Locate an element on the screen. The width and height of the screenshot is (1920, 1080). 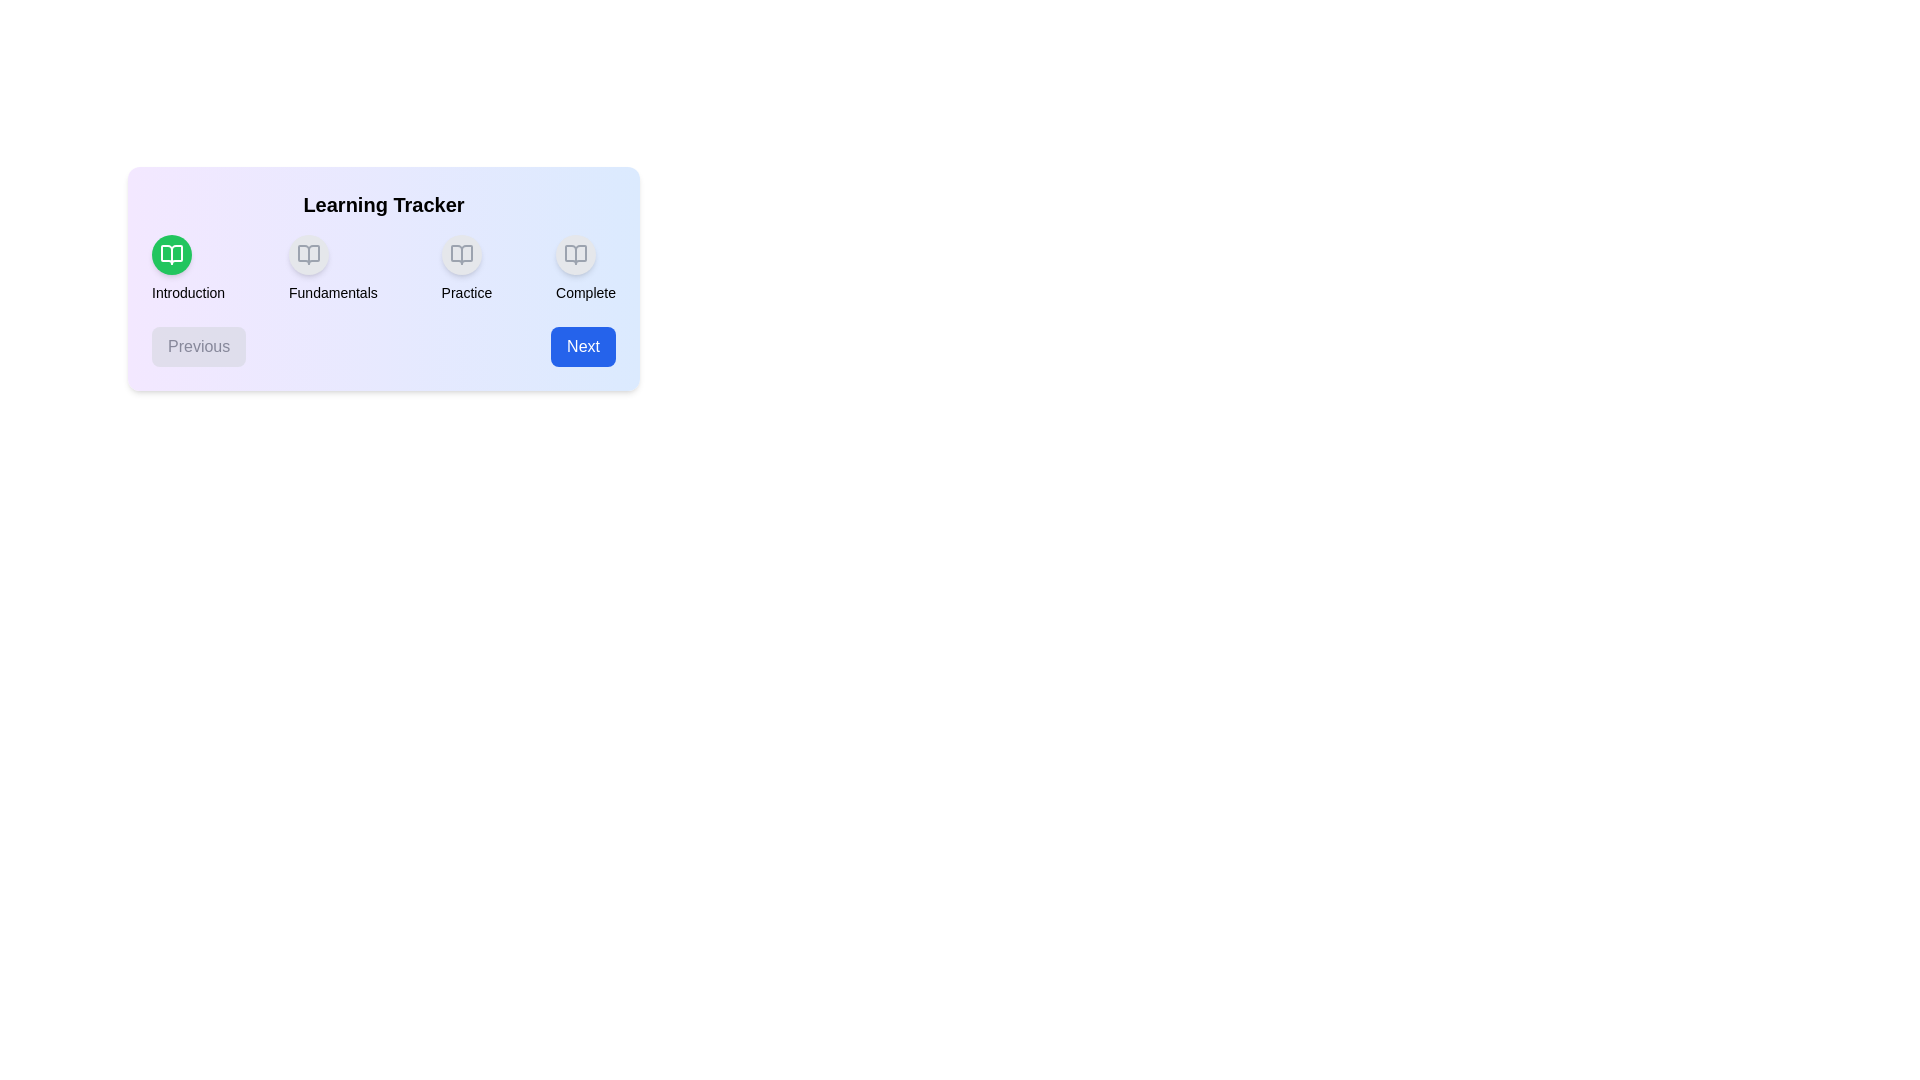
the SVG icon representing an open book, which is the second icon from the left in a horizontal menu layout is located at coordinates (308, 253).